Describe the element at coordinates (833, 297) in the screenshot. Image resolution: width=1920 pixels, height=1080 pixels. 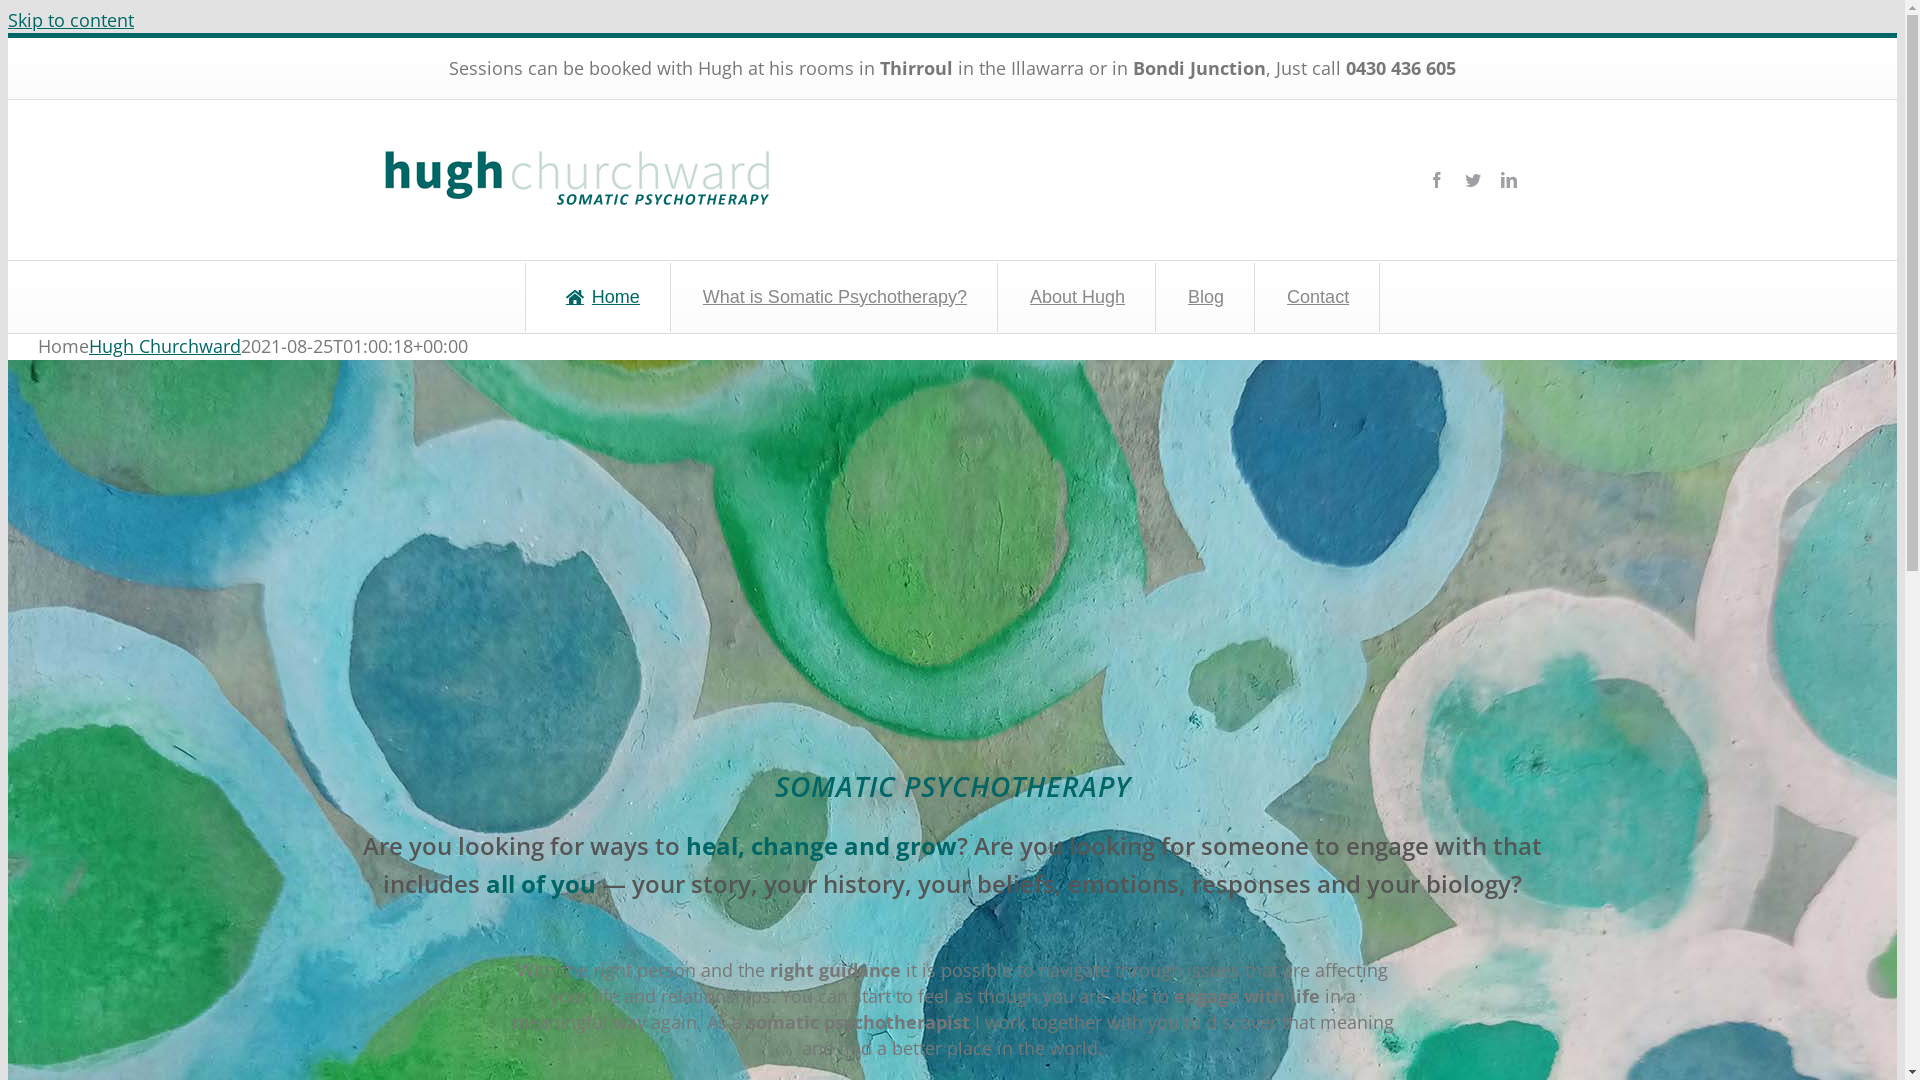
I see `'What is Somatic Psychotherapy?'` at that location.